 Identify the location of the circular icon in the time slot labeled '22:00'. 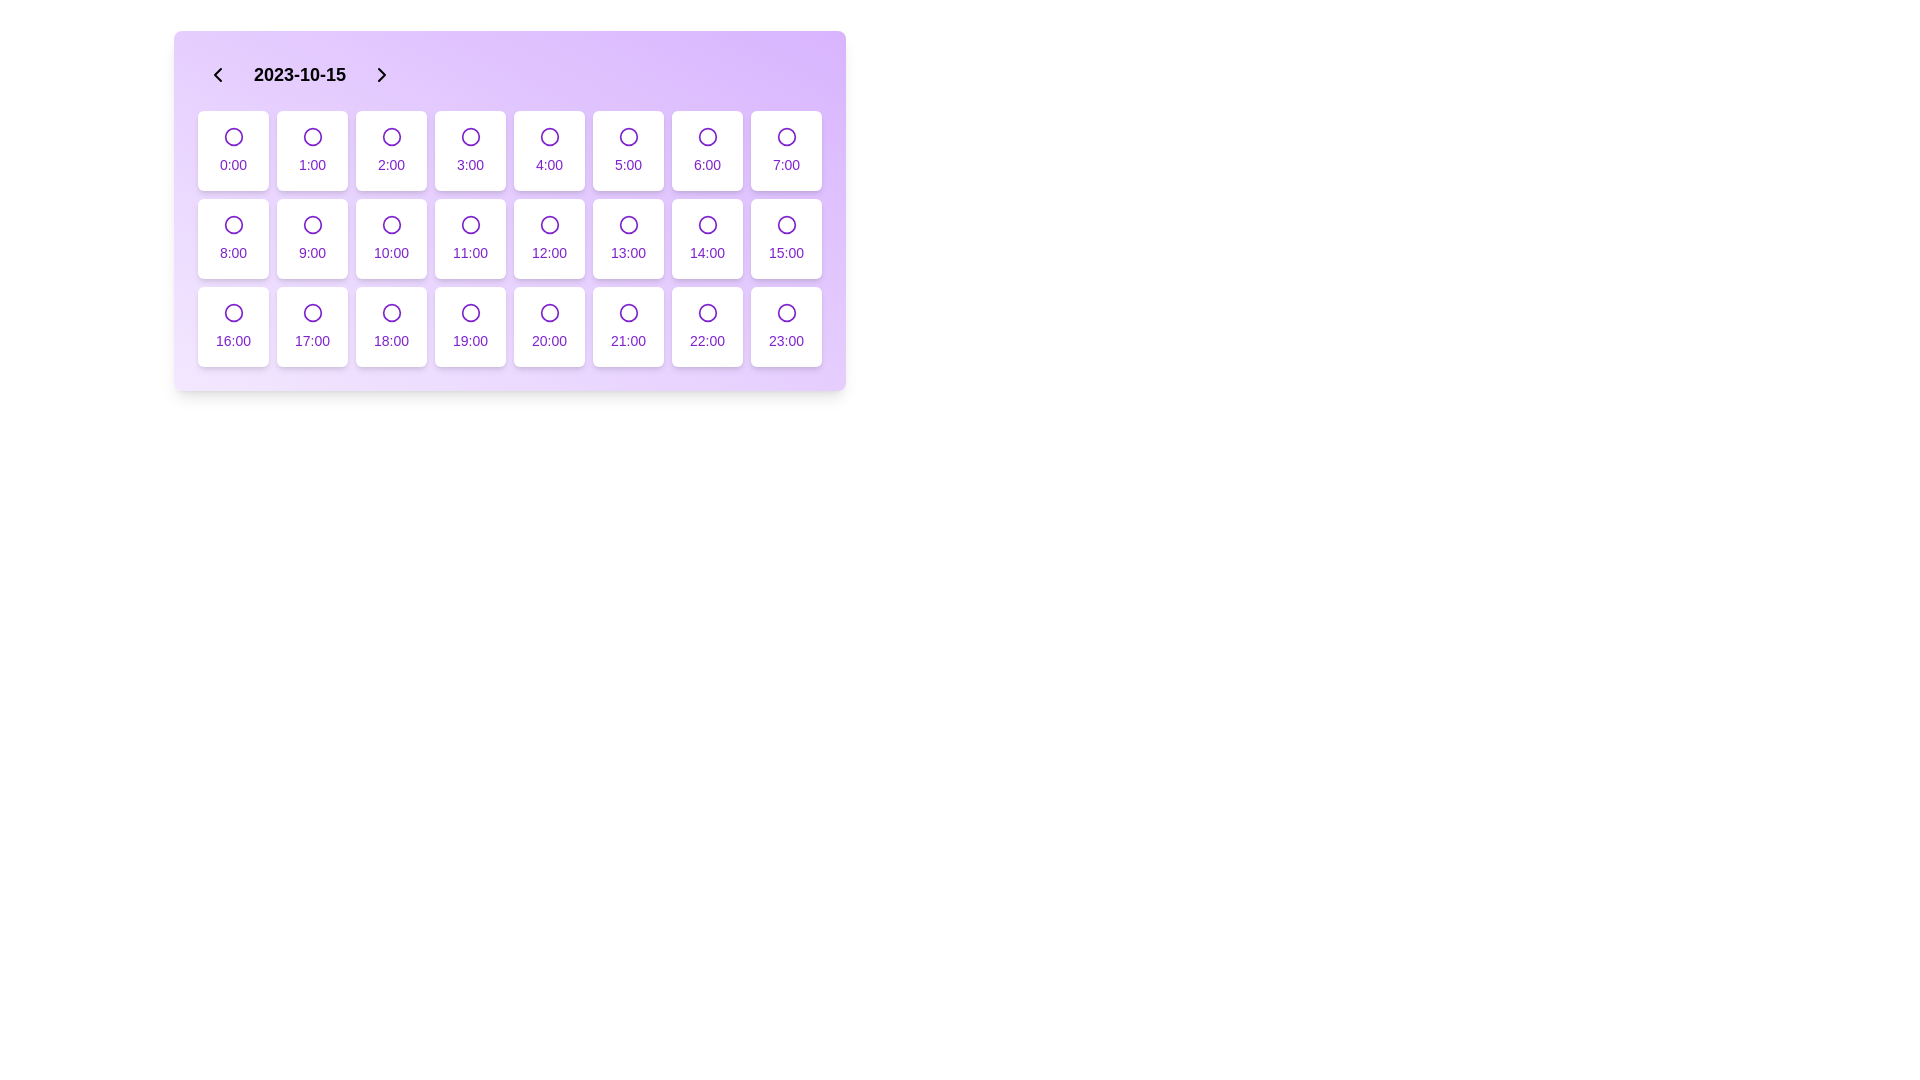
(707, 312).